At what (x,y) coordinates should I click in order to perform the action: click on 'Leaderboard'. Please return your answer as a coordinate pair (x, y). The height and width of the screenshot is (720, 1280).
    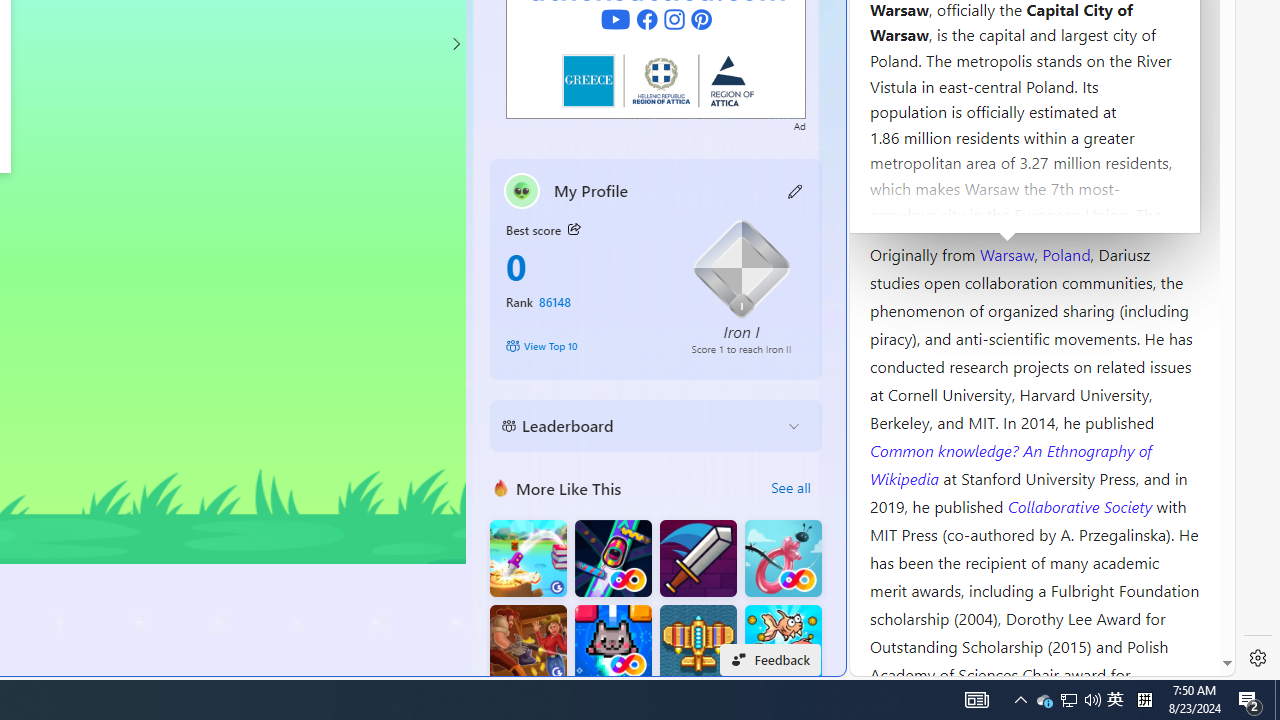
    Looking at the image, I should click on (640, 424).